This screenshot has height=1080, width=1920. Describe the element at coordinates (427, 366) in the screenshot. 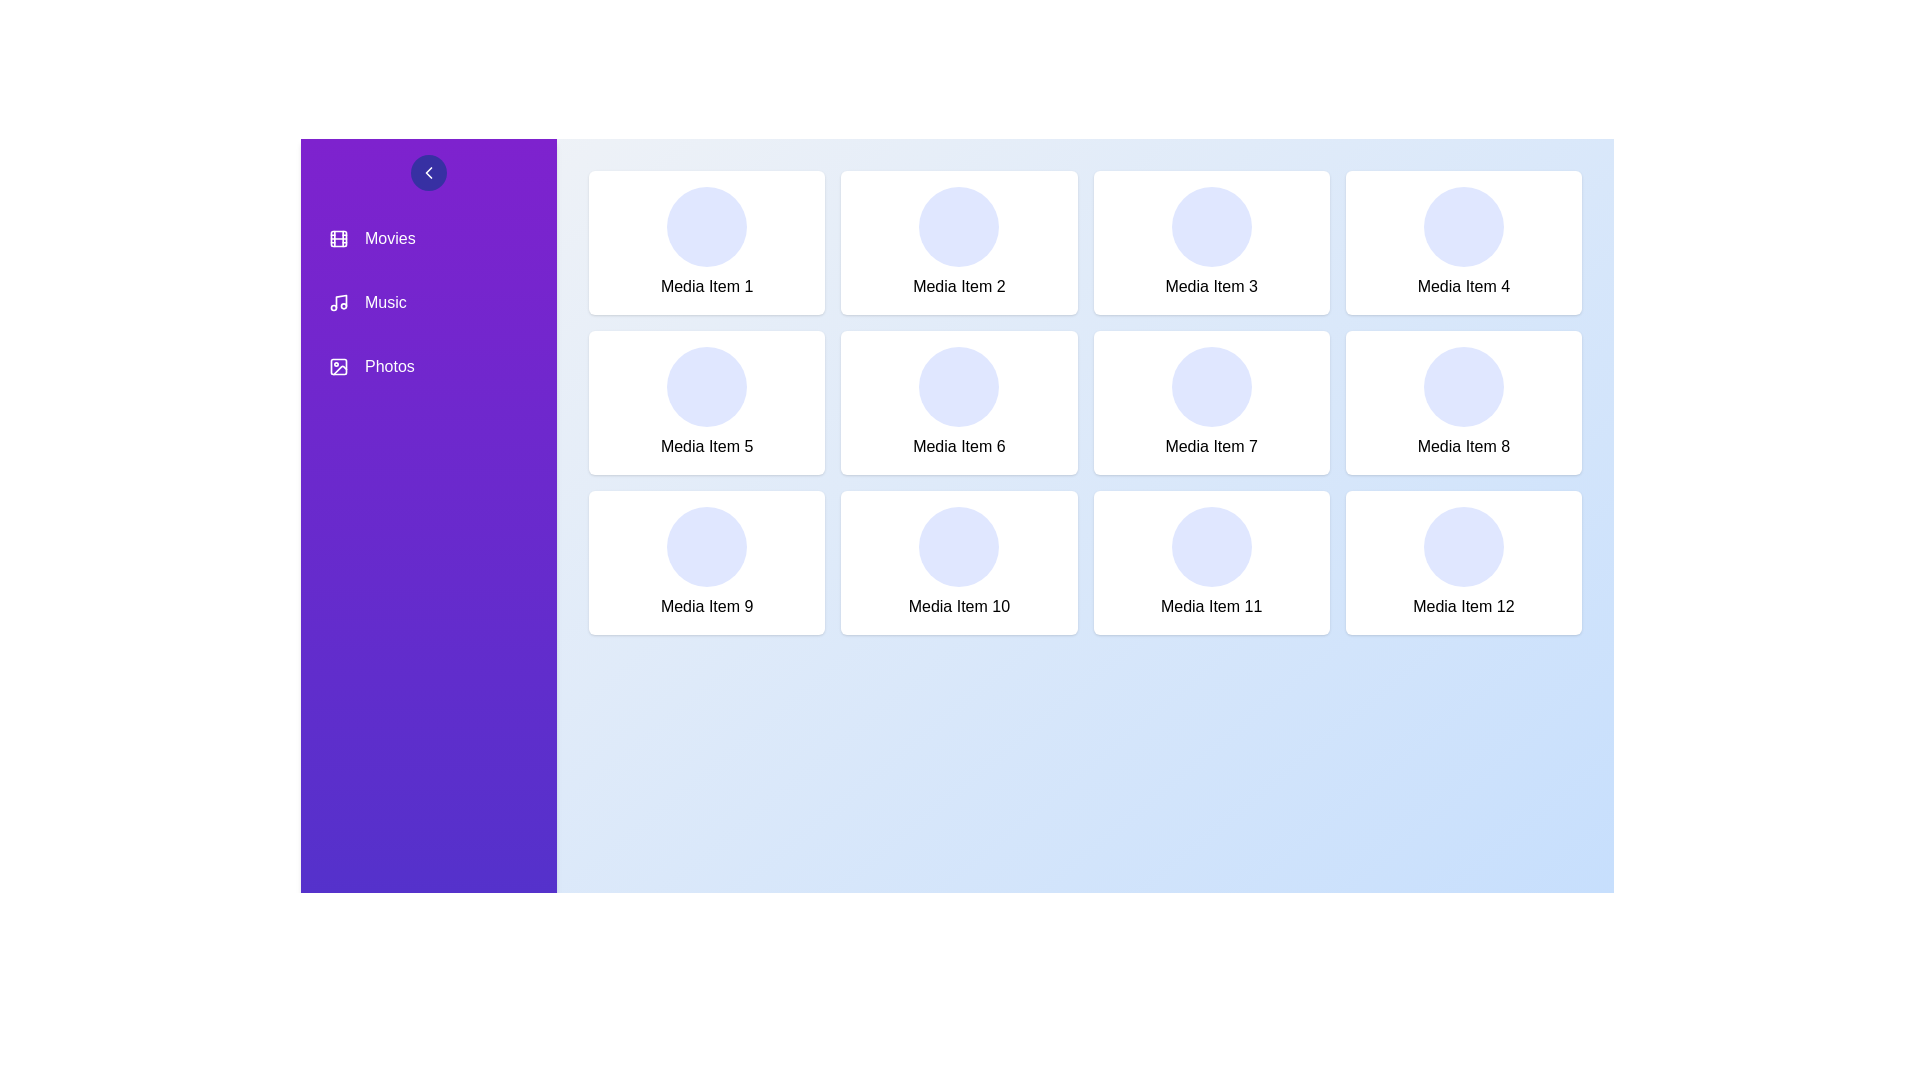

I see `the navigation item Photos in the sidebar` at that location.